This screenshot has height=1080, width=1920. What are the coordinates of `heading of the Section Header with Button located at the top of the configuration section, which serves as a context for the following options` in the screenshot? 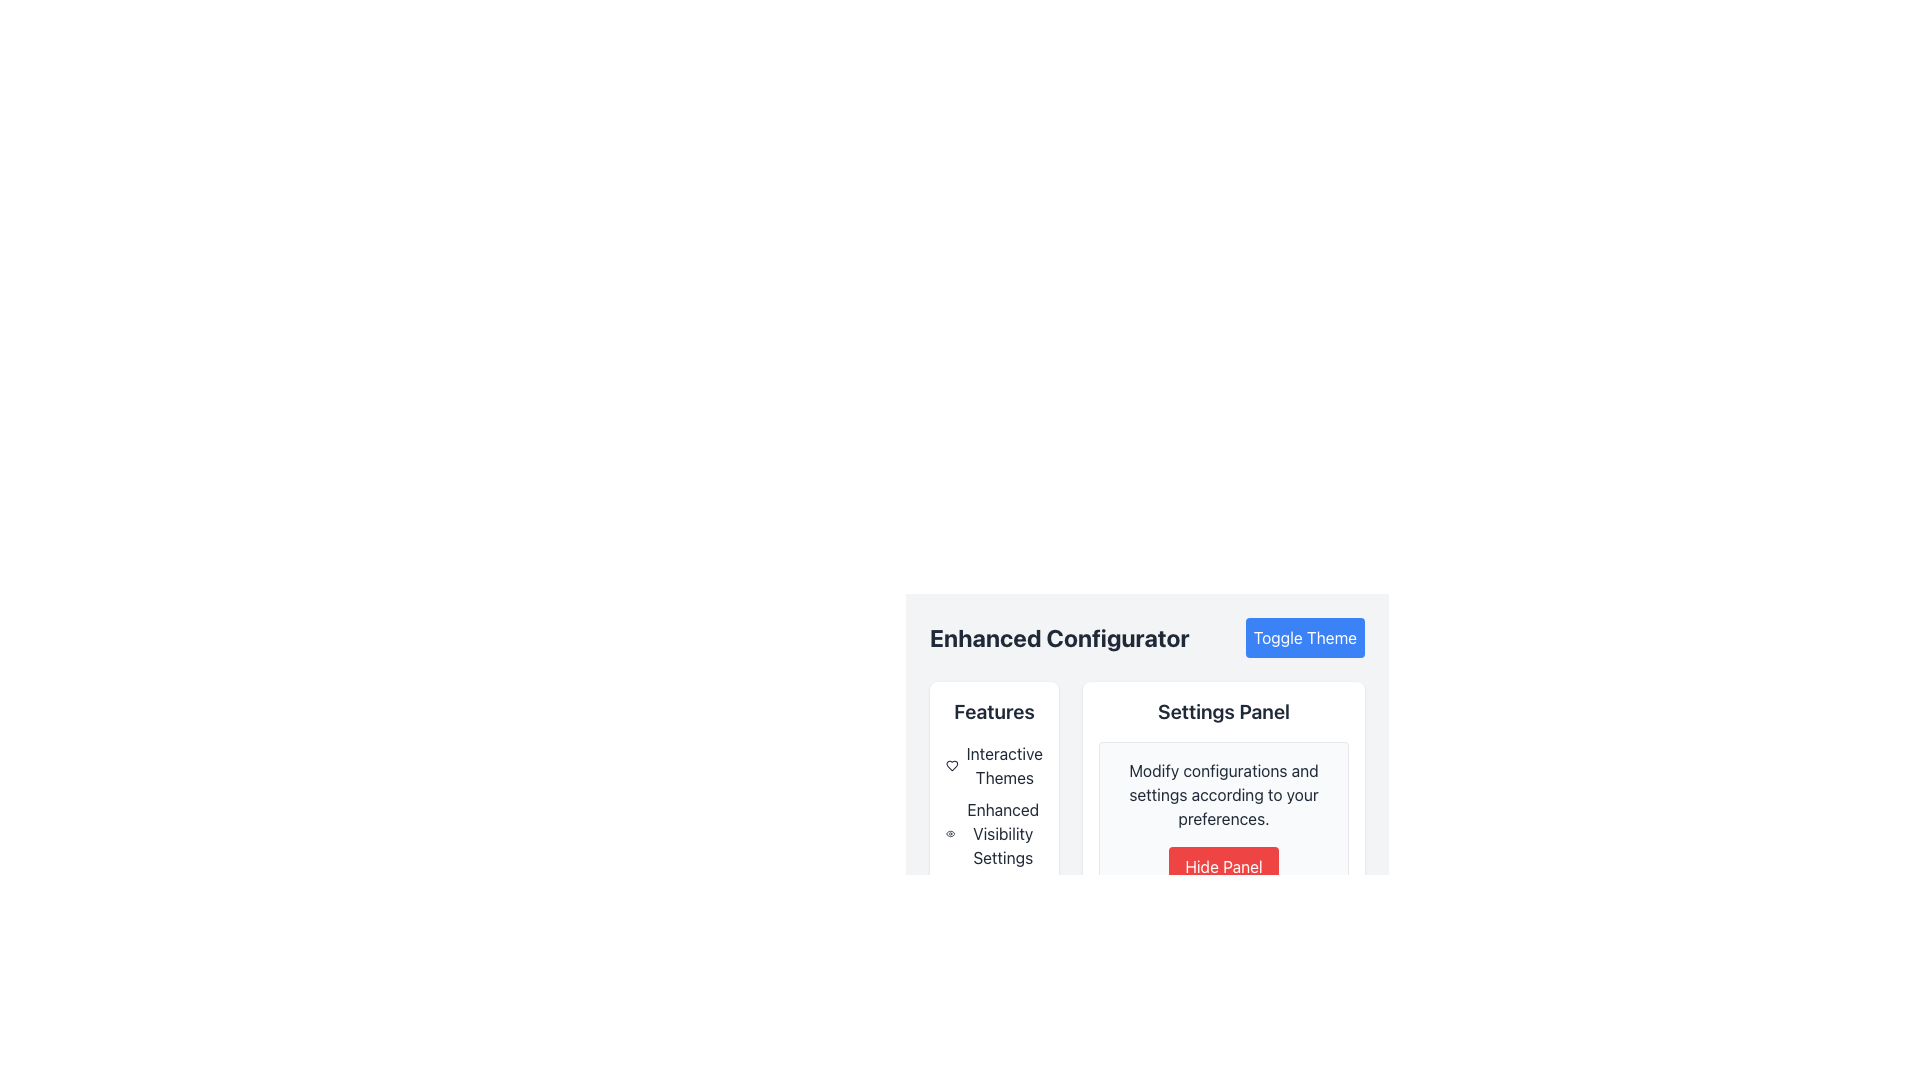 It's located at (1147, 637).